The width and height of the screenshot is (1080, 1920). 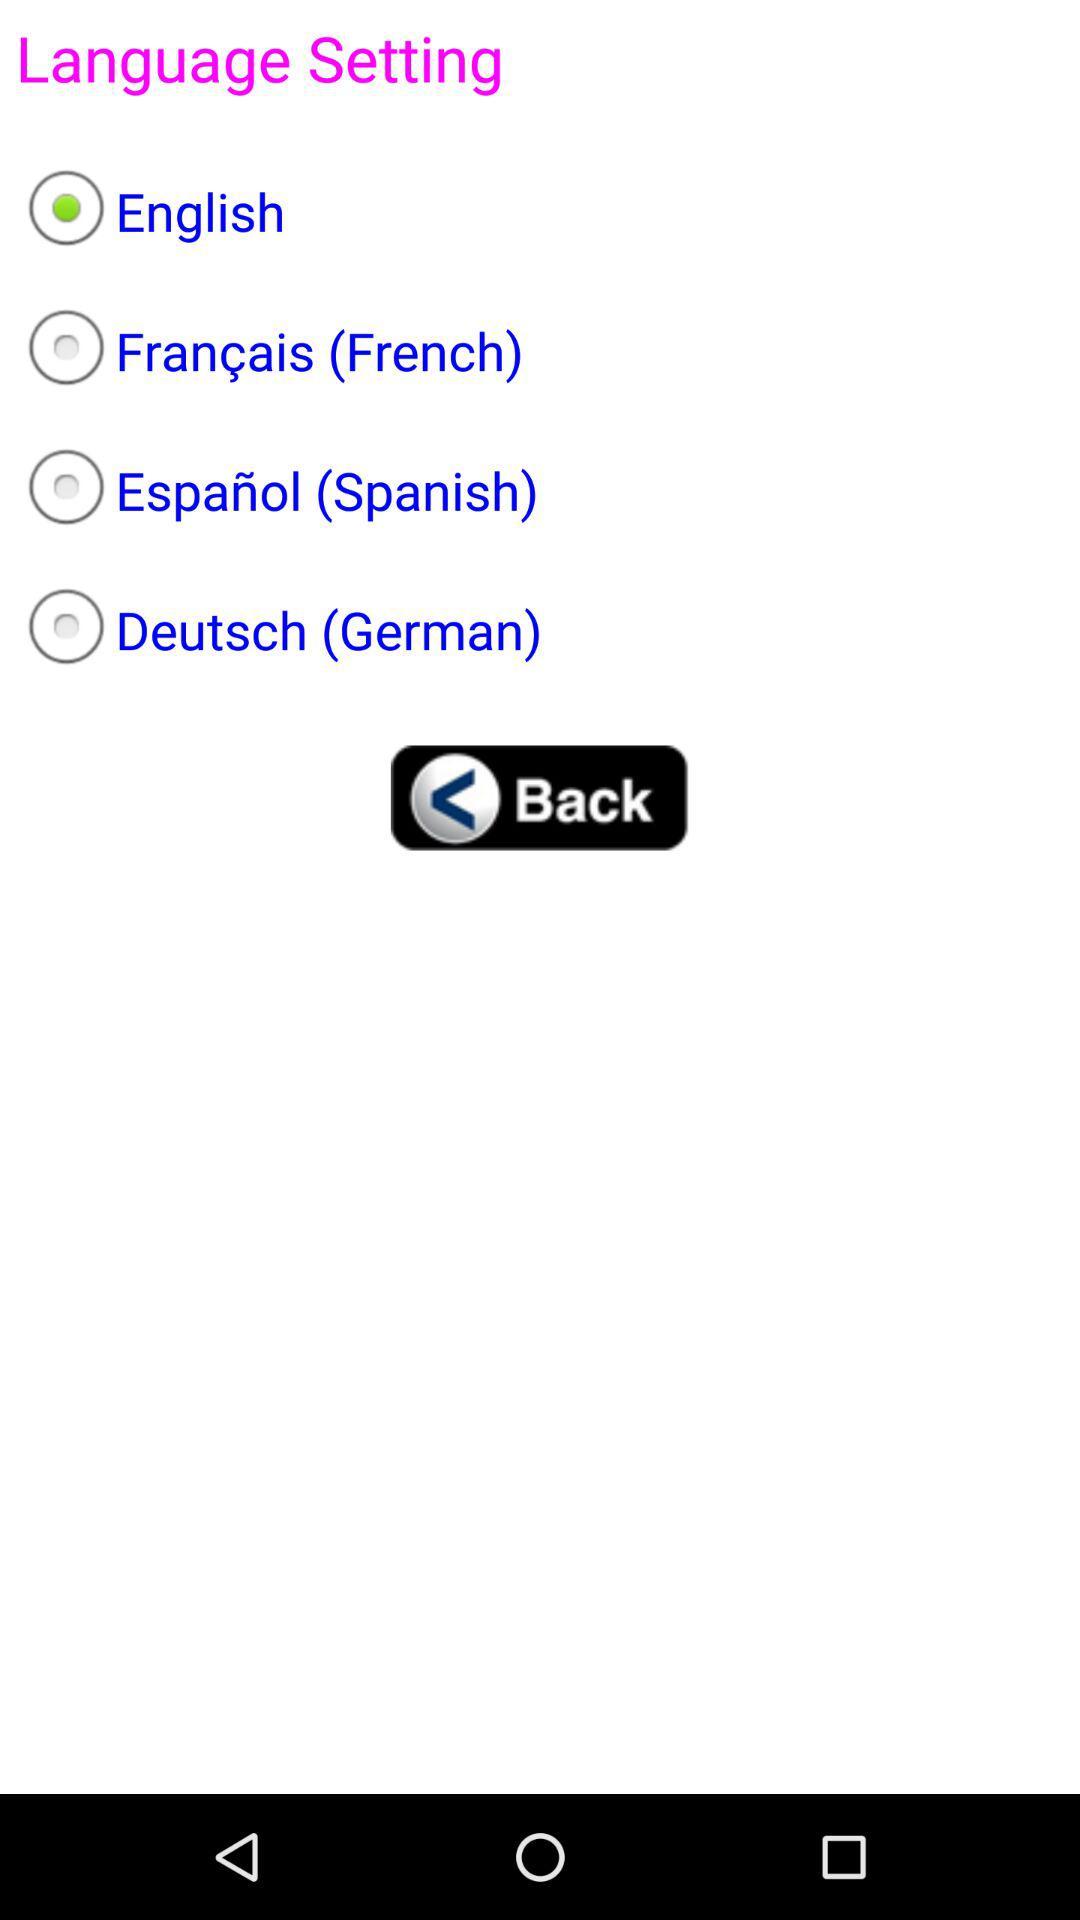 I want to click on the english item, so click(x=540, y=211).